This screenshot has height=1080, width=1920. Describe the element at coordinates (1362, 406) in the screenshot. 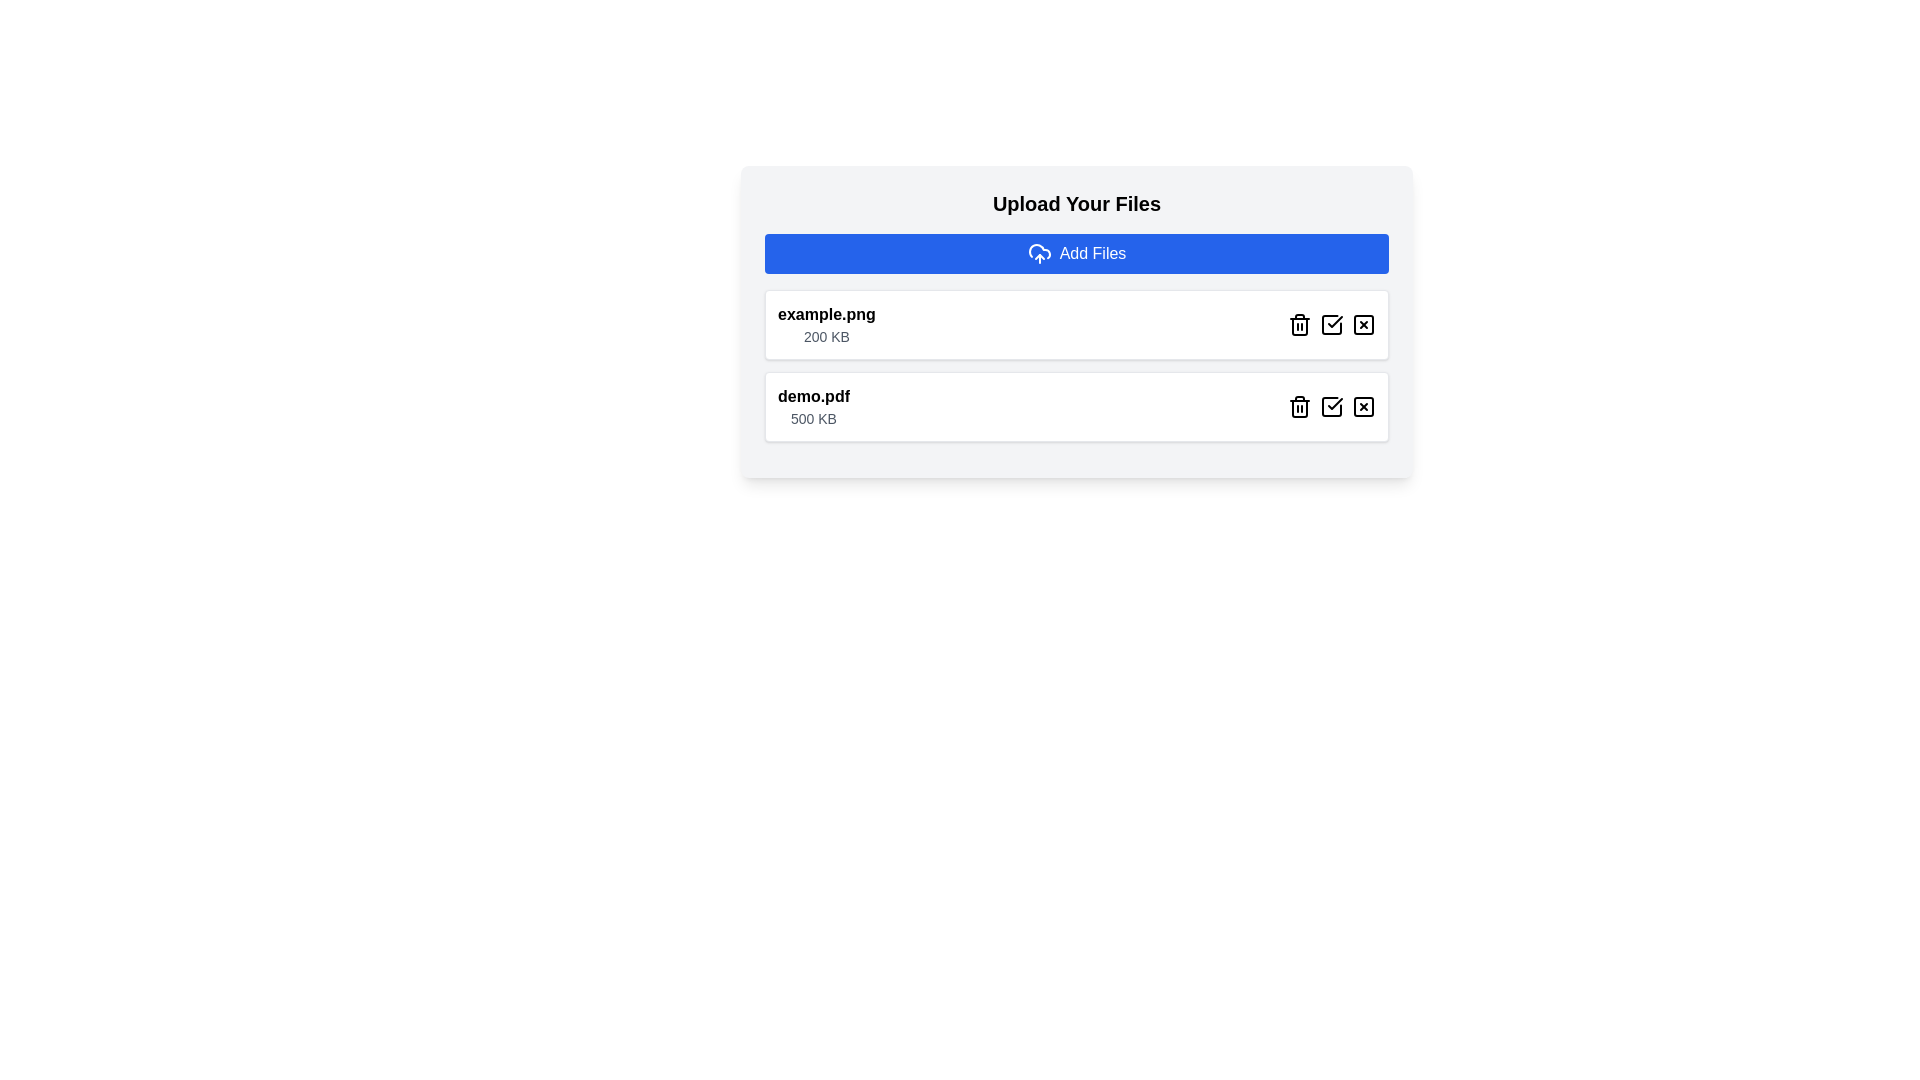

I see `the actionable icon located on the far right of the list item in the file upload interface` at that location.